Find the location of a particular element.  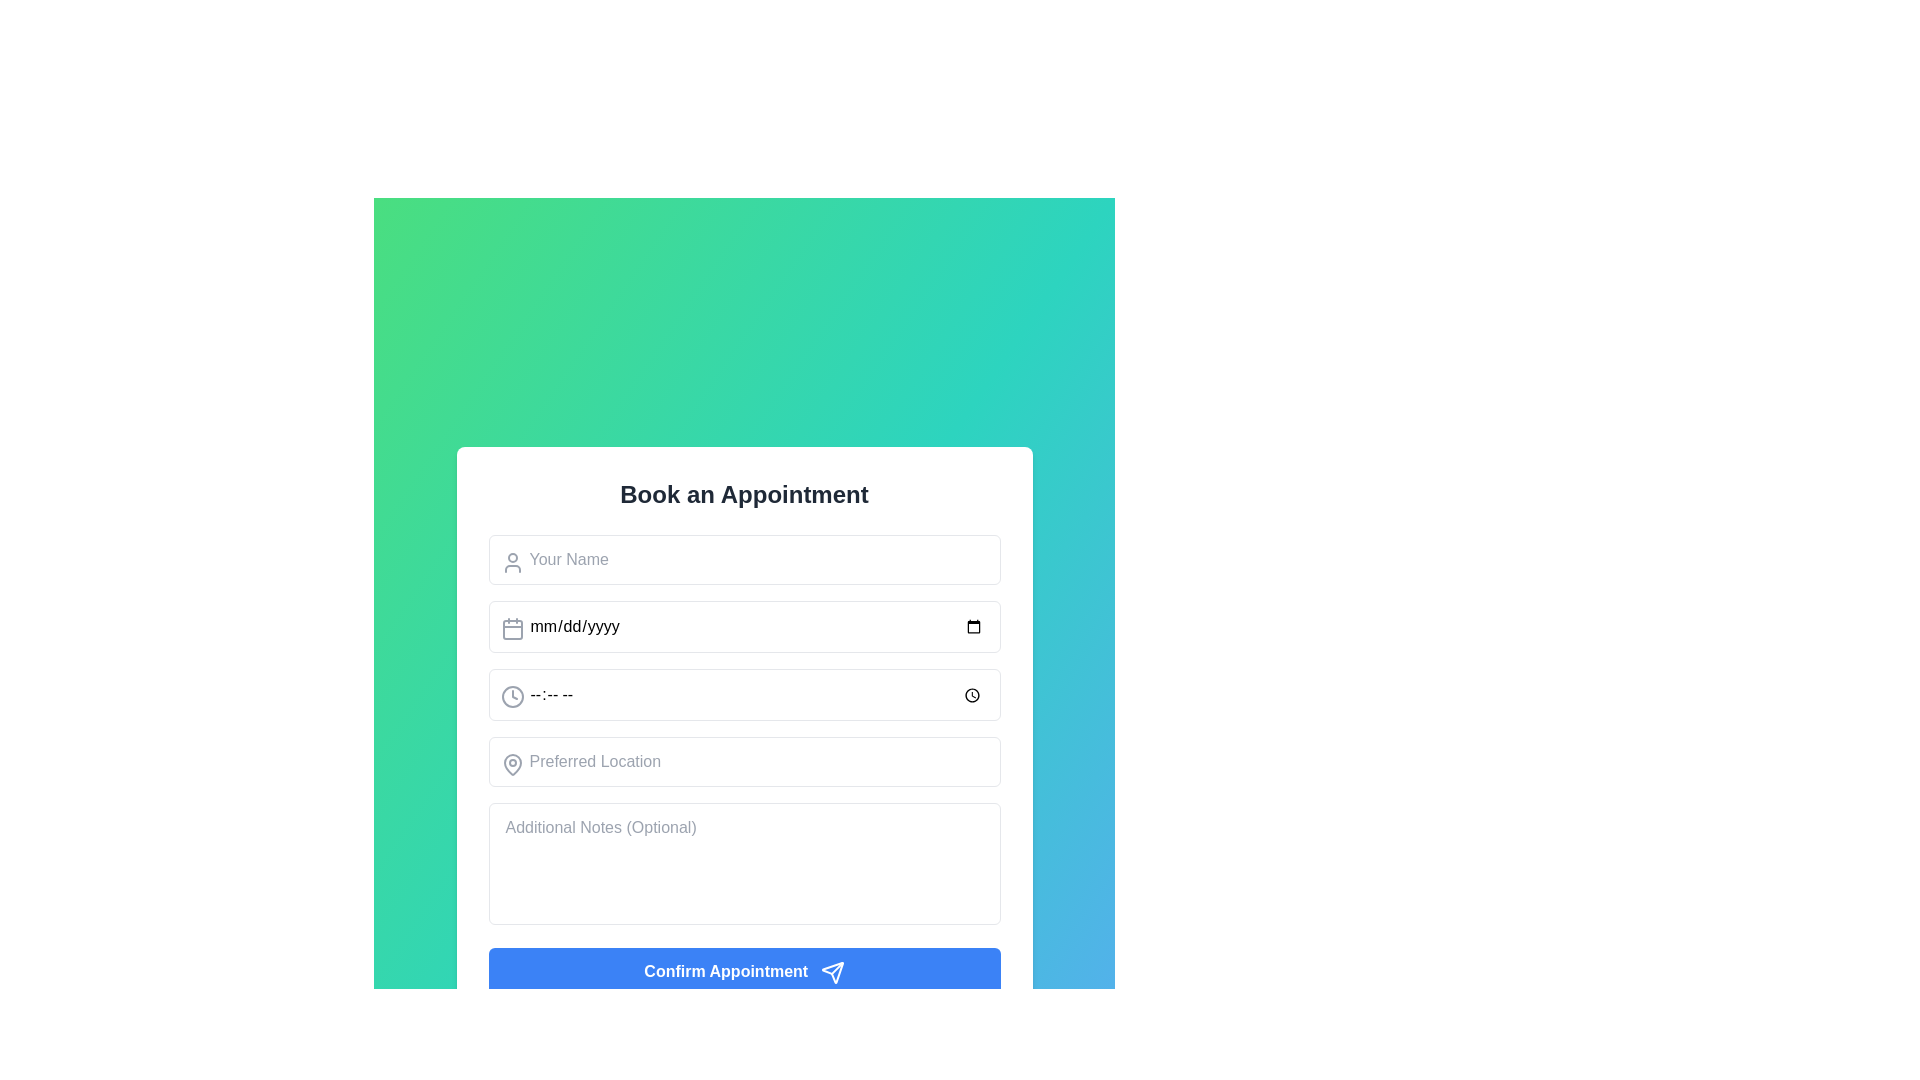

the decorative SVG circle that is part of the clock icon, located near the center of the clock icon in the user interface form is located at coordinates (512, 696).